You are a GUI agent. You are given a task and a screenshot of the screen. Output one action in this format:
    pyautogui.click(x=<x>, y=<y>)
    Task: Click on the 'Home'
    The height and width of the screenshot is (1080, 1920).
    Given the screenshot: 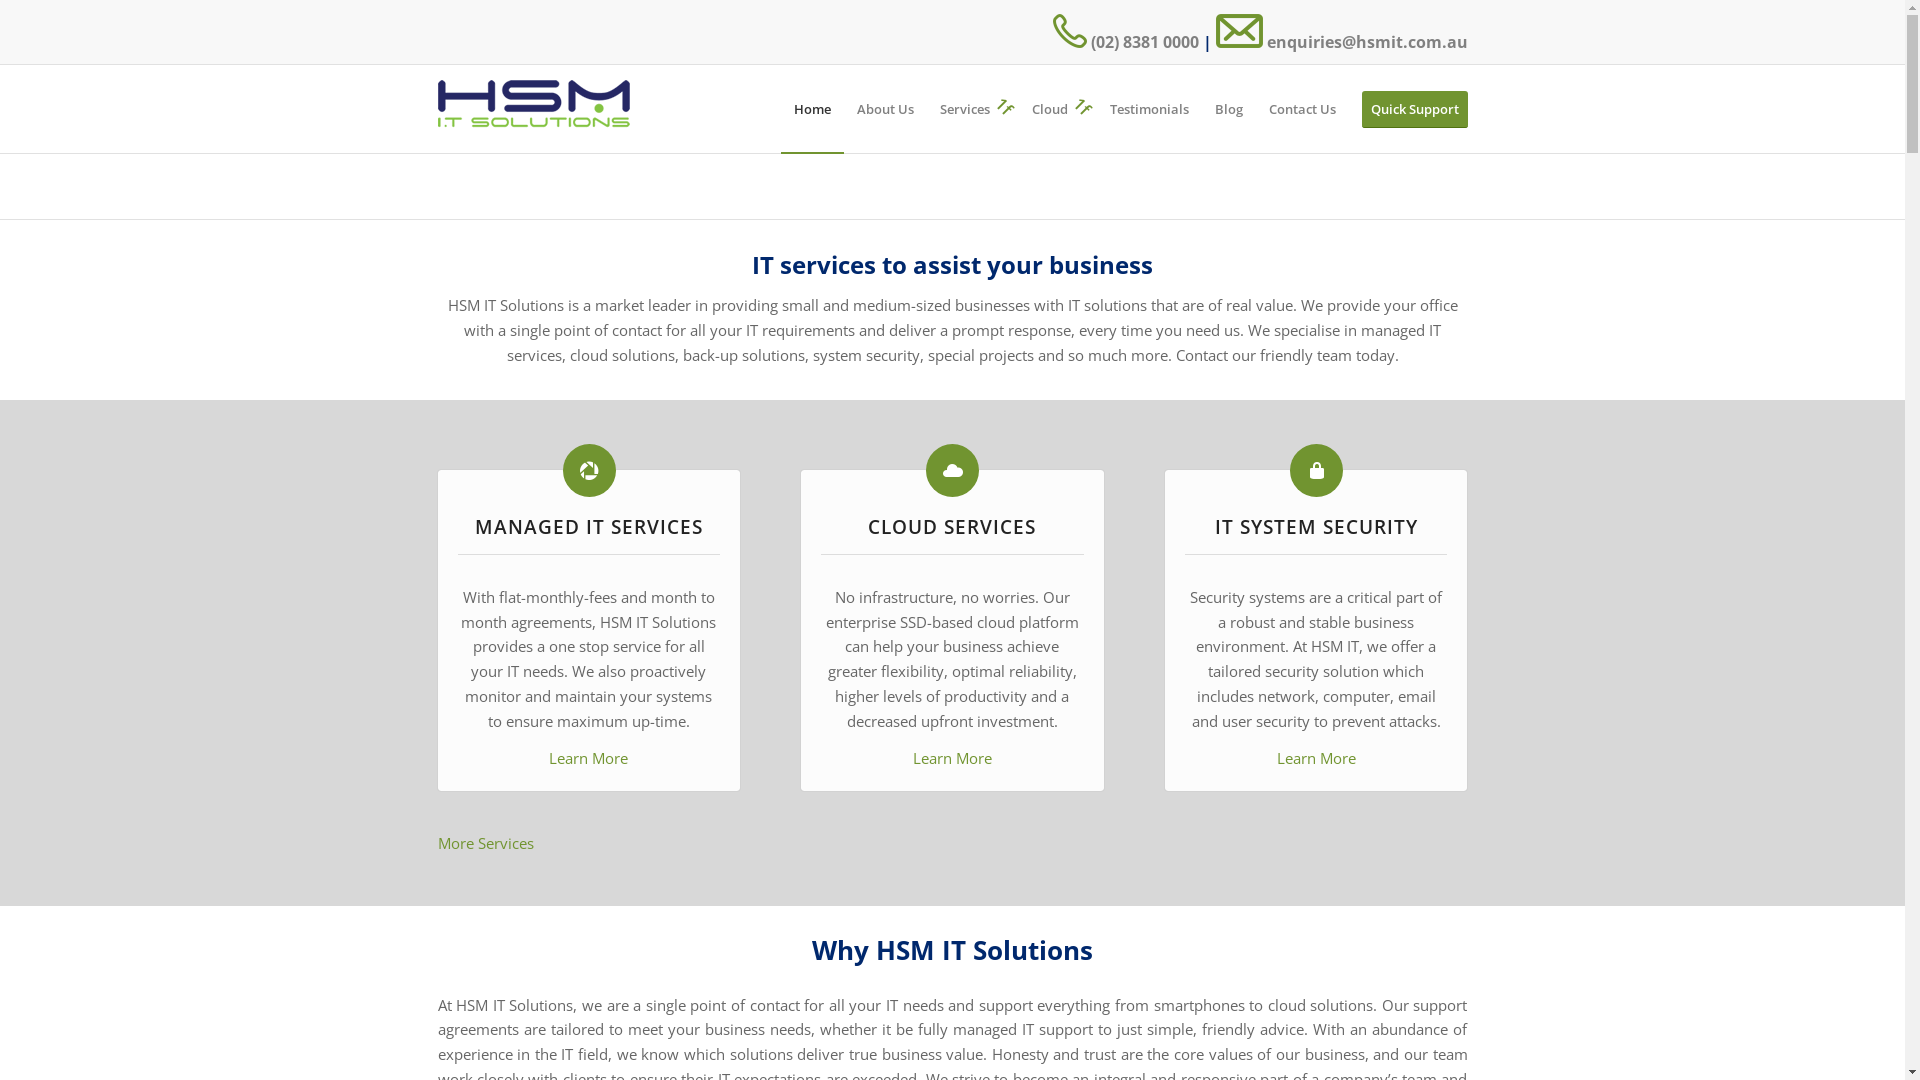 What is the action you would take?
    pyautogui.click(x=812, y=108)
    